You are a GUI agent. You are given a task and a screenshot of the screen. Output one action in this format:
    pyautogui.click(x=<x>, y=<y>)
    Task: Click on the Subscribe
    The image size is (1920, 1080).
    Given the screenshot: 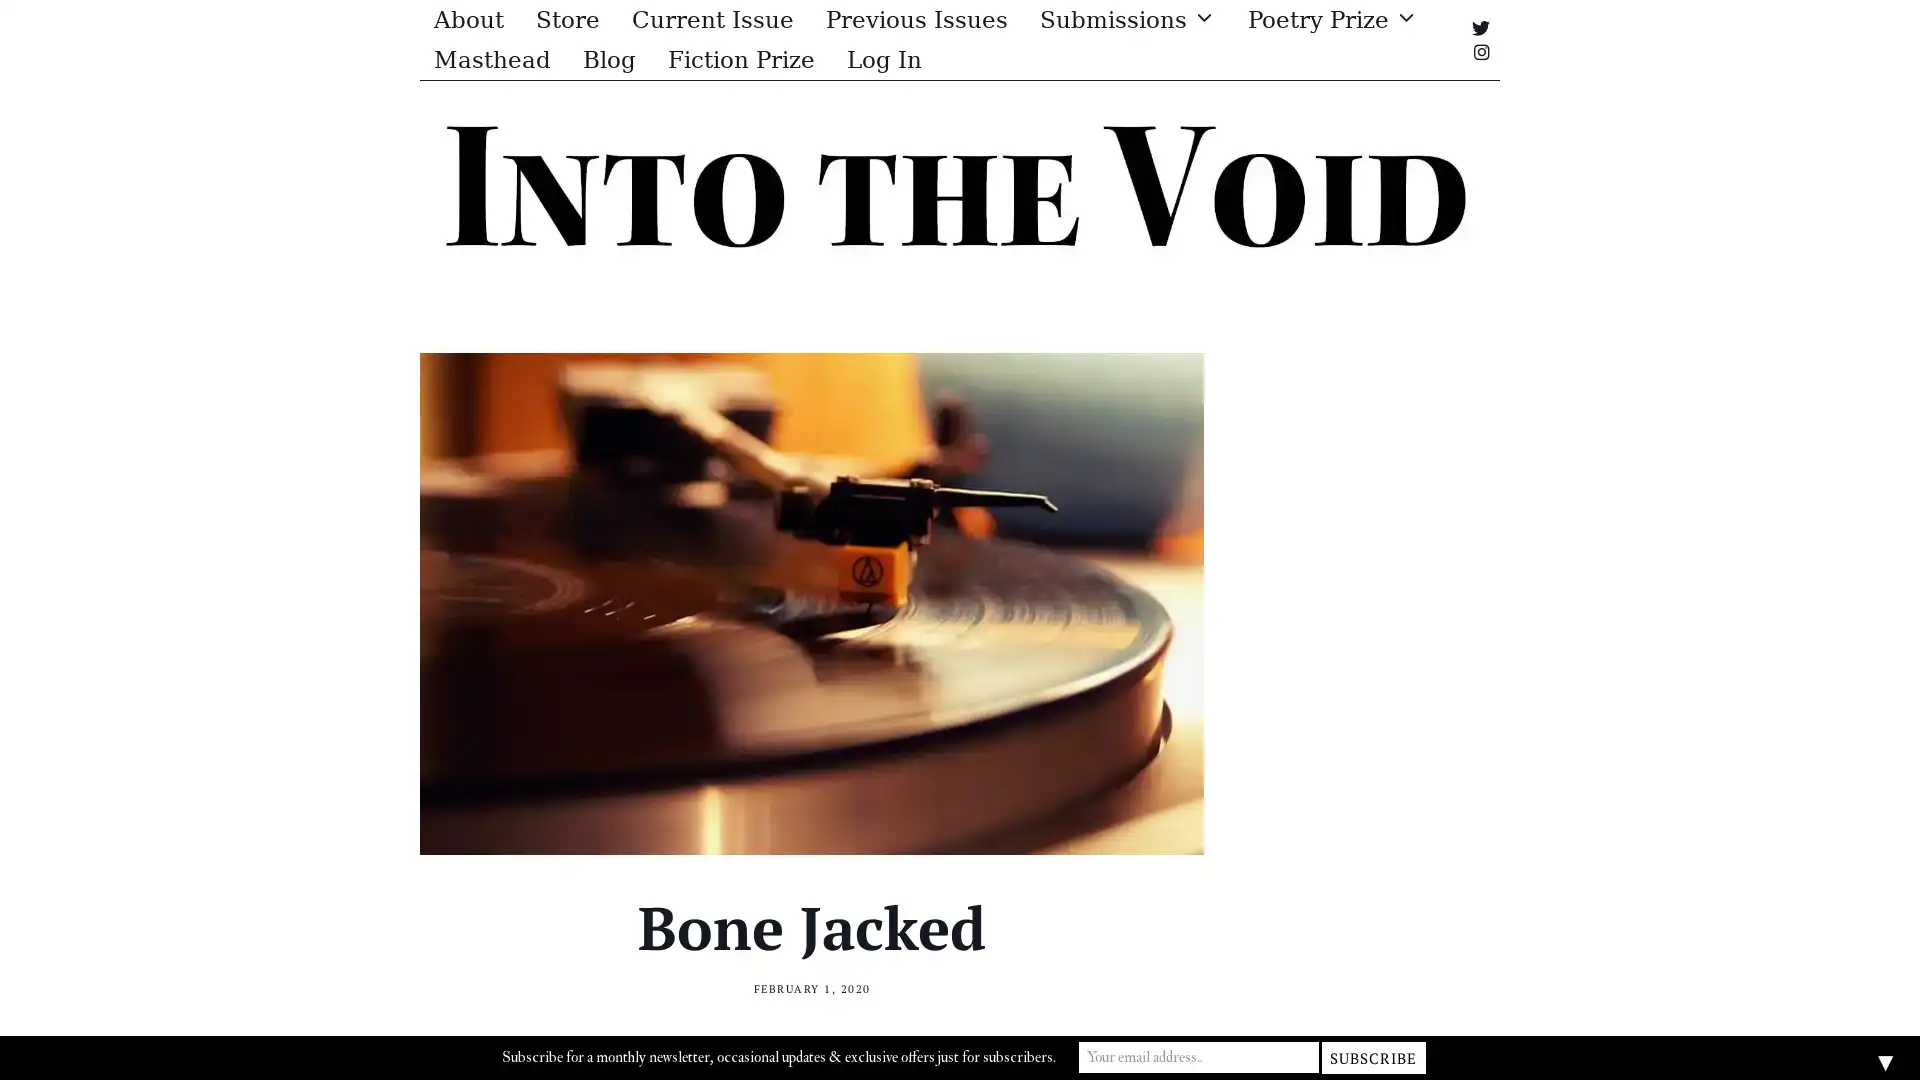 What is the action you would take?
    pyautogui.click(x=1371, y=1055)
    